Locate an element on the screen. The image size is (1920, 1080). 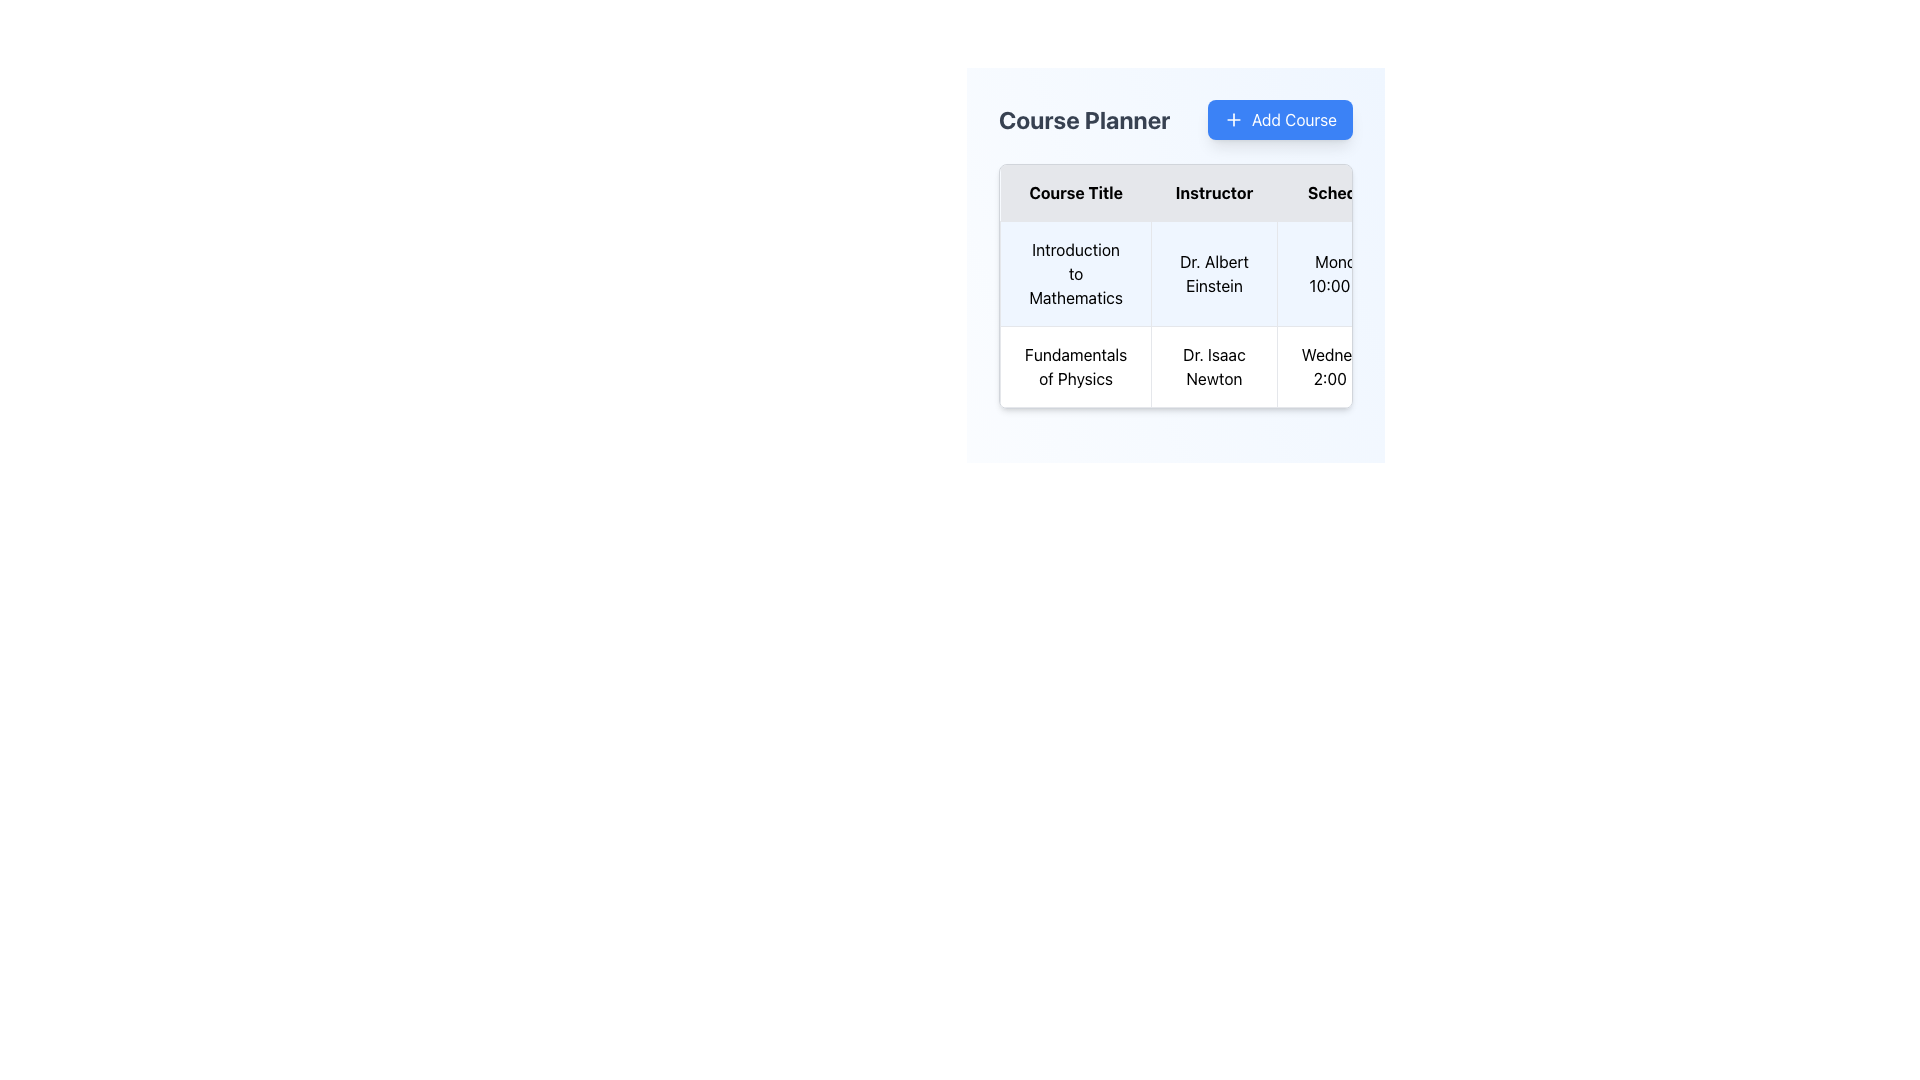
the second row of the course details table that includes the course title 'Fundamentals of Physics', instructor 'Dr. Isaac Newton', and schedule 'Wednesday 2:00 PM' is located at coordinates (1258, 366).